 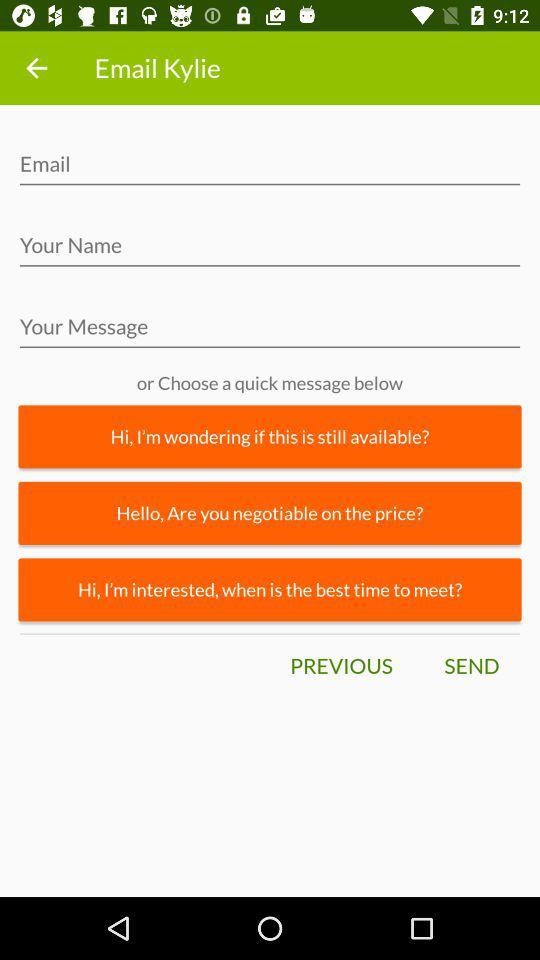 I want to click on the previous, so click(x=340, y=666).